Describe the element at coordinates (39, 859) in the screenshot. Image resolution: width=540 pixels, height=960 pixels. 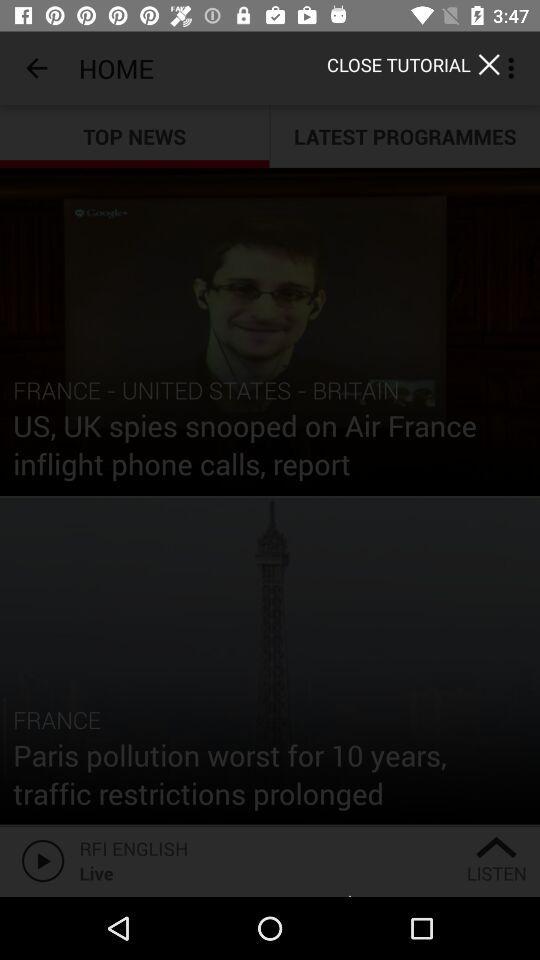
I see `the play icon` at that location.